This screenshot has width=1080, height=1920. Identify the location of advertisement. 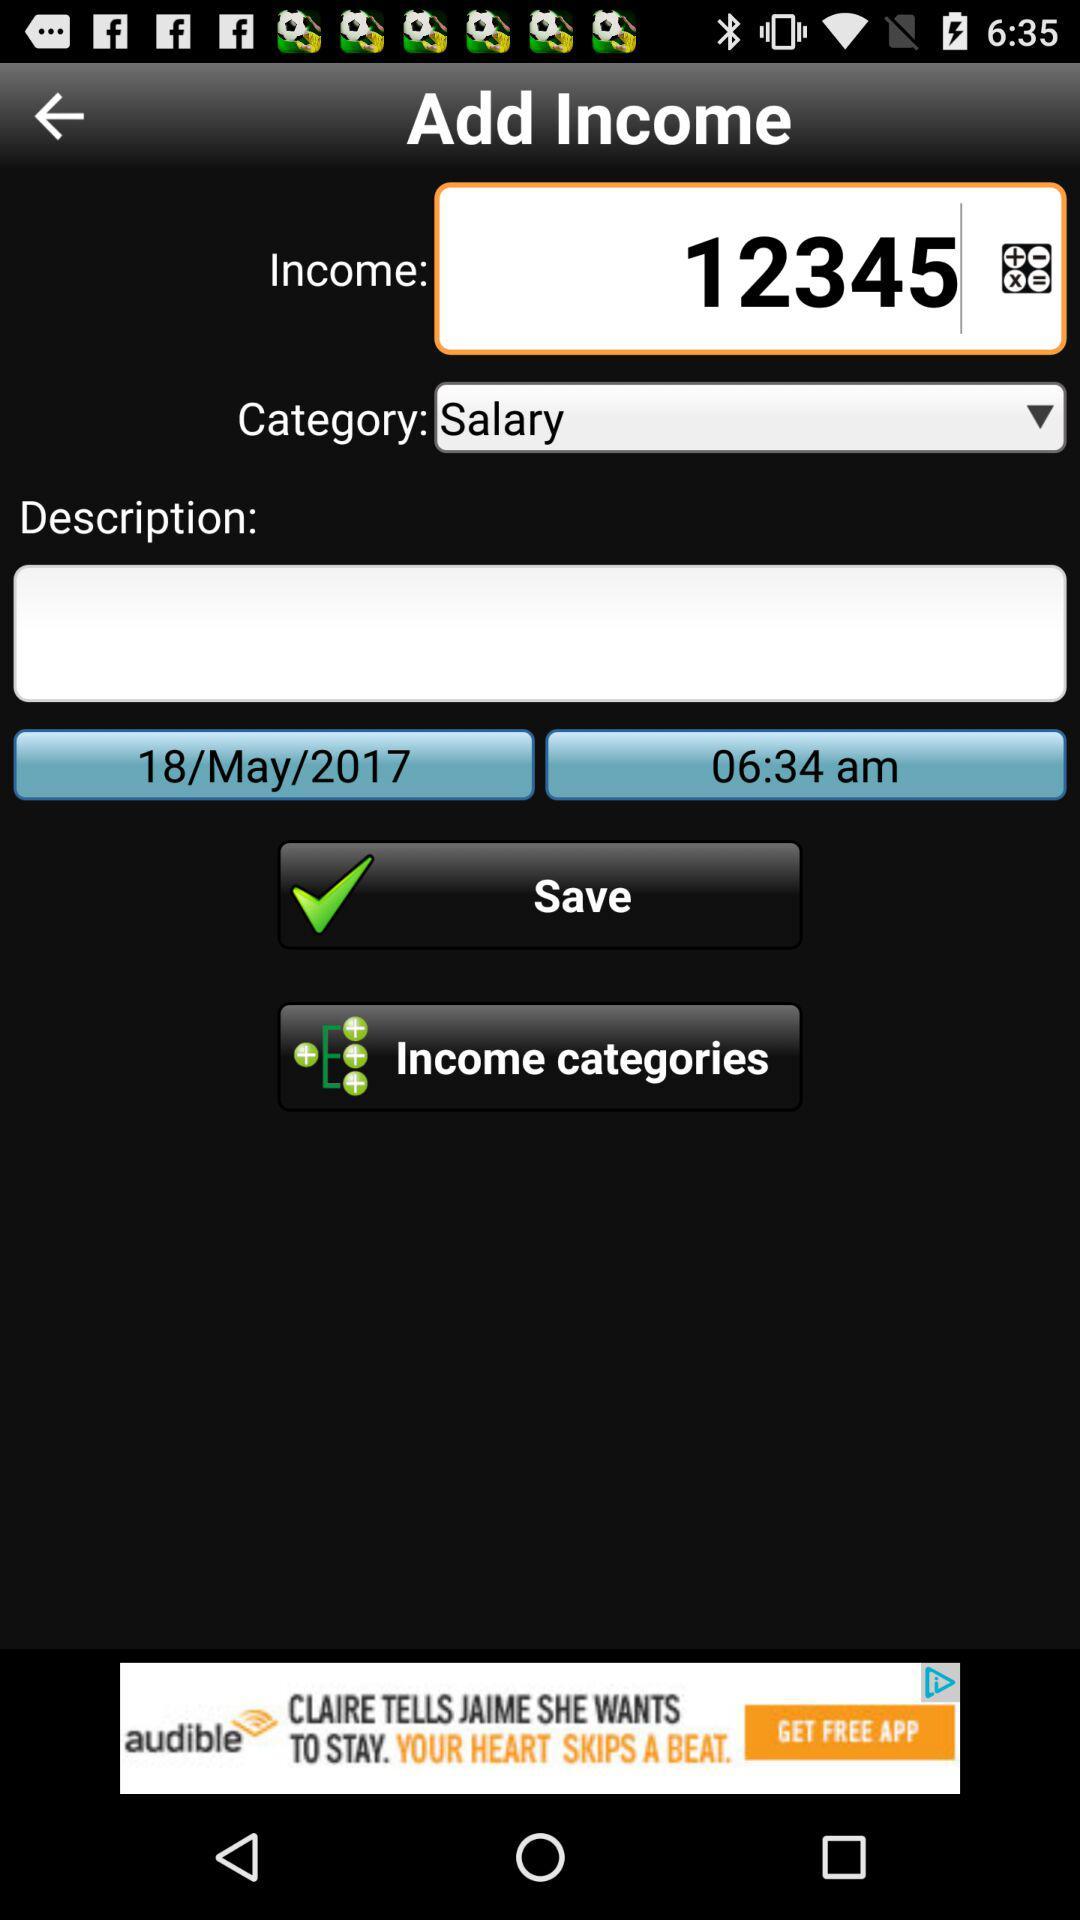
(540, 1727).